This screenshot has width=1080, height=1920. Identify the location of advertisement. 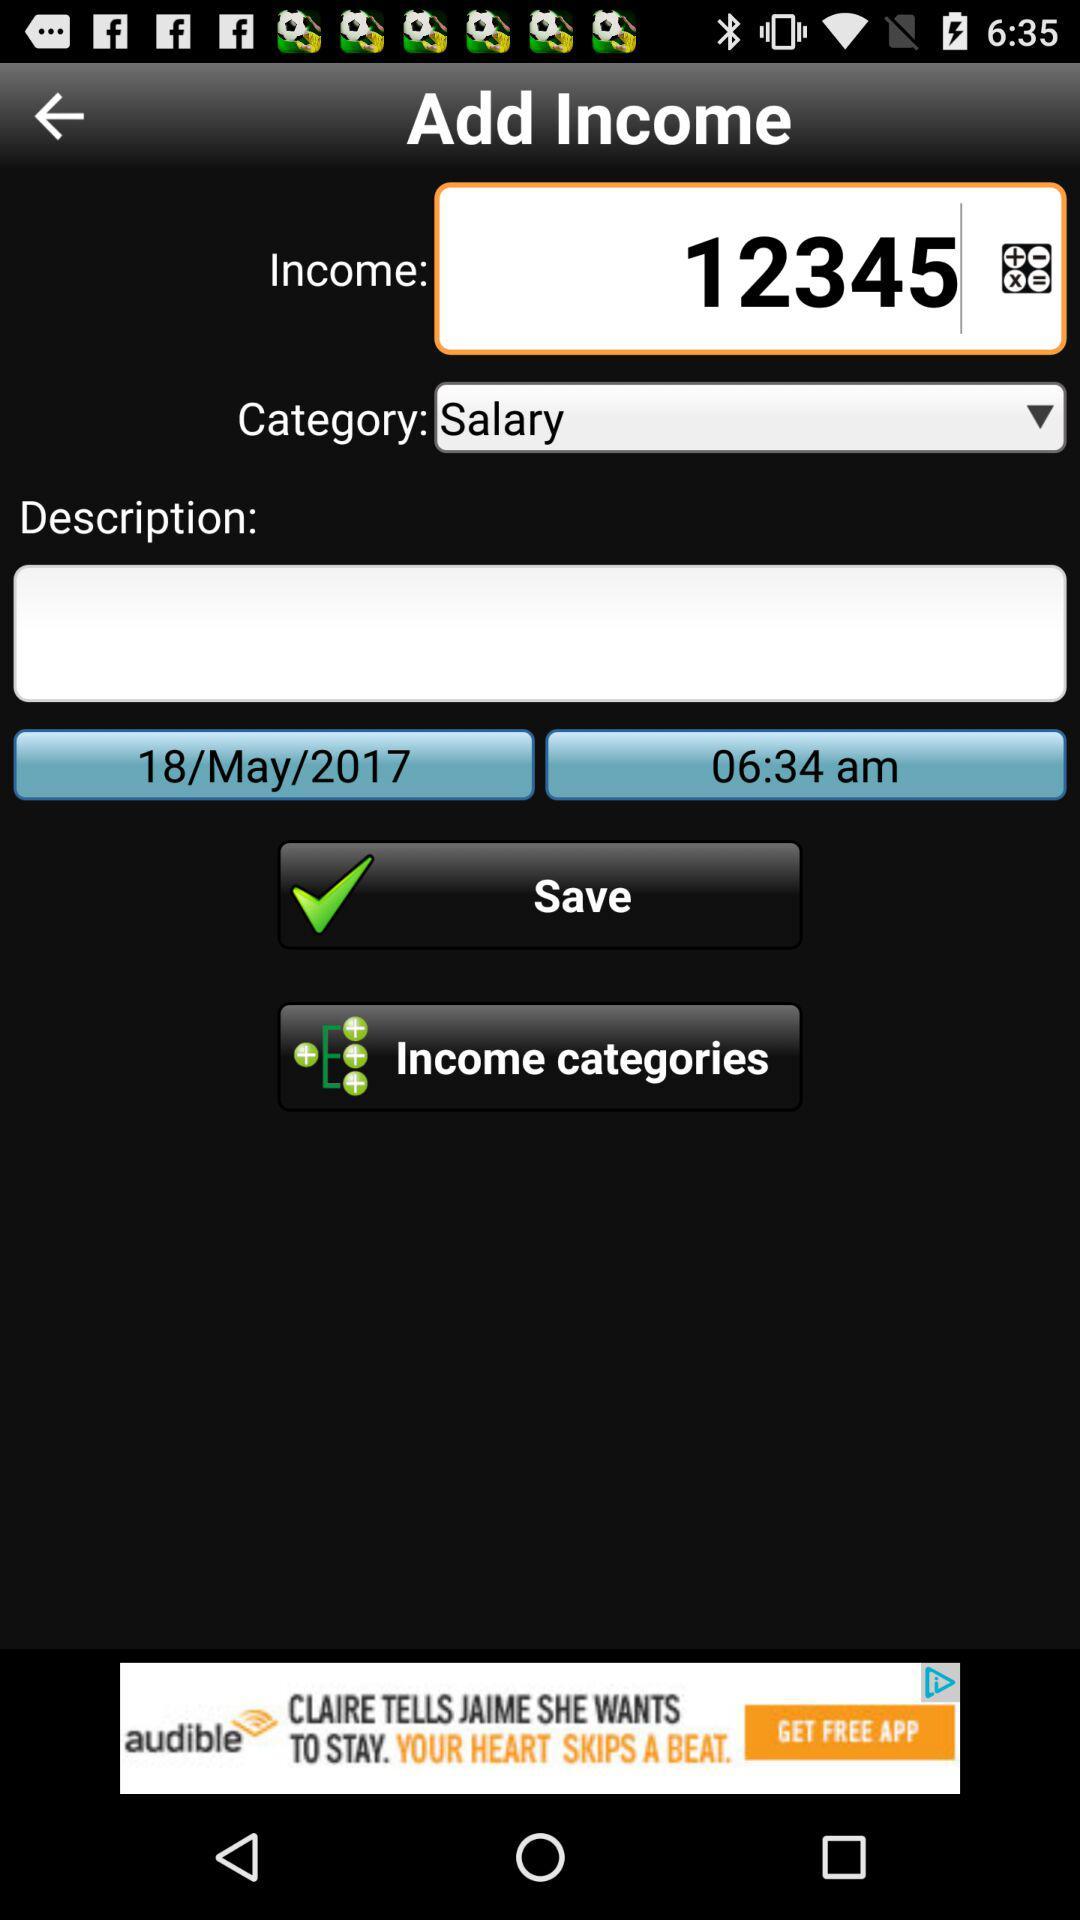
(540, 1727).